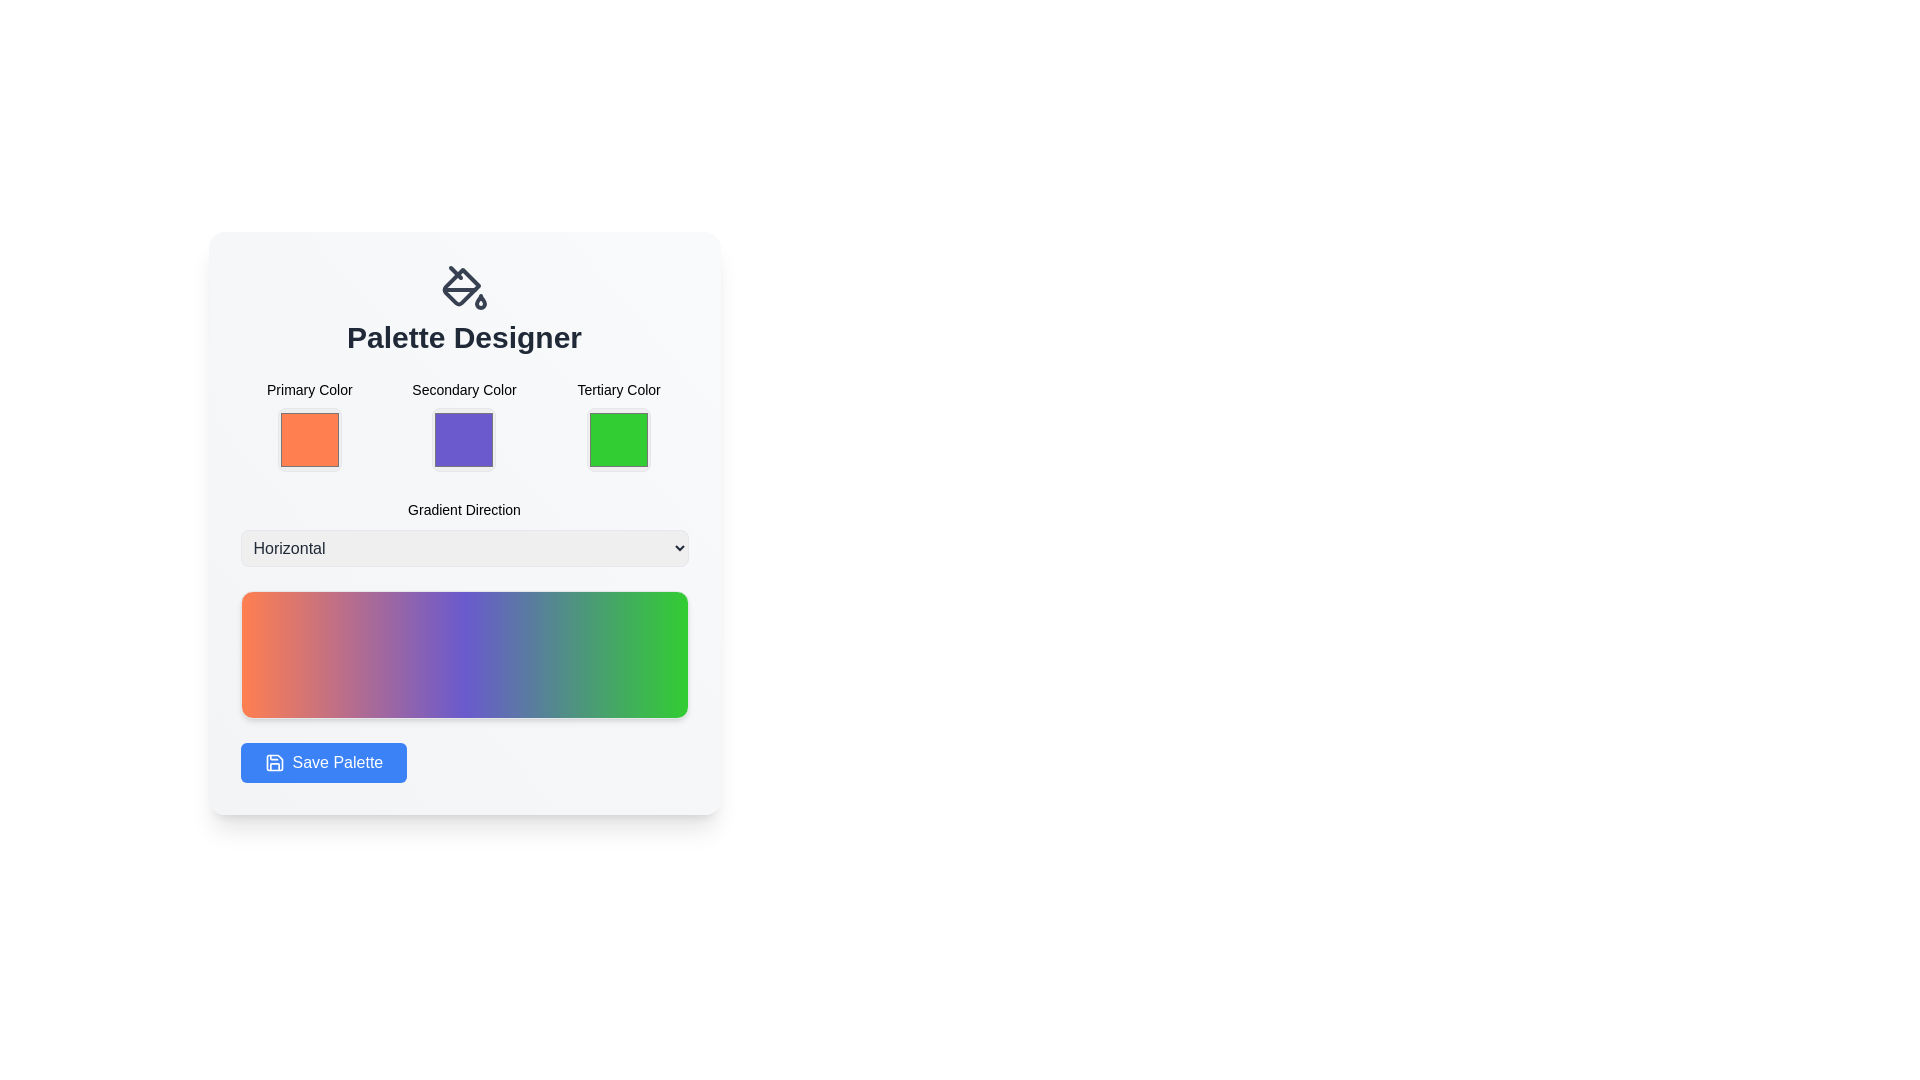  What do you see at coordinates (308, 426) in the screenshot?
I see `the leftmost Color Picker element, which is a square with an orange fill and a light-gray rounded border` at bounding box center [308, 426].